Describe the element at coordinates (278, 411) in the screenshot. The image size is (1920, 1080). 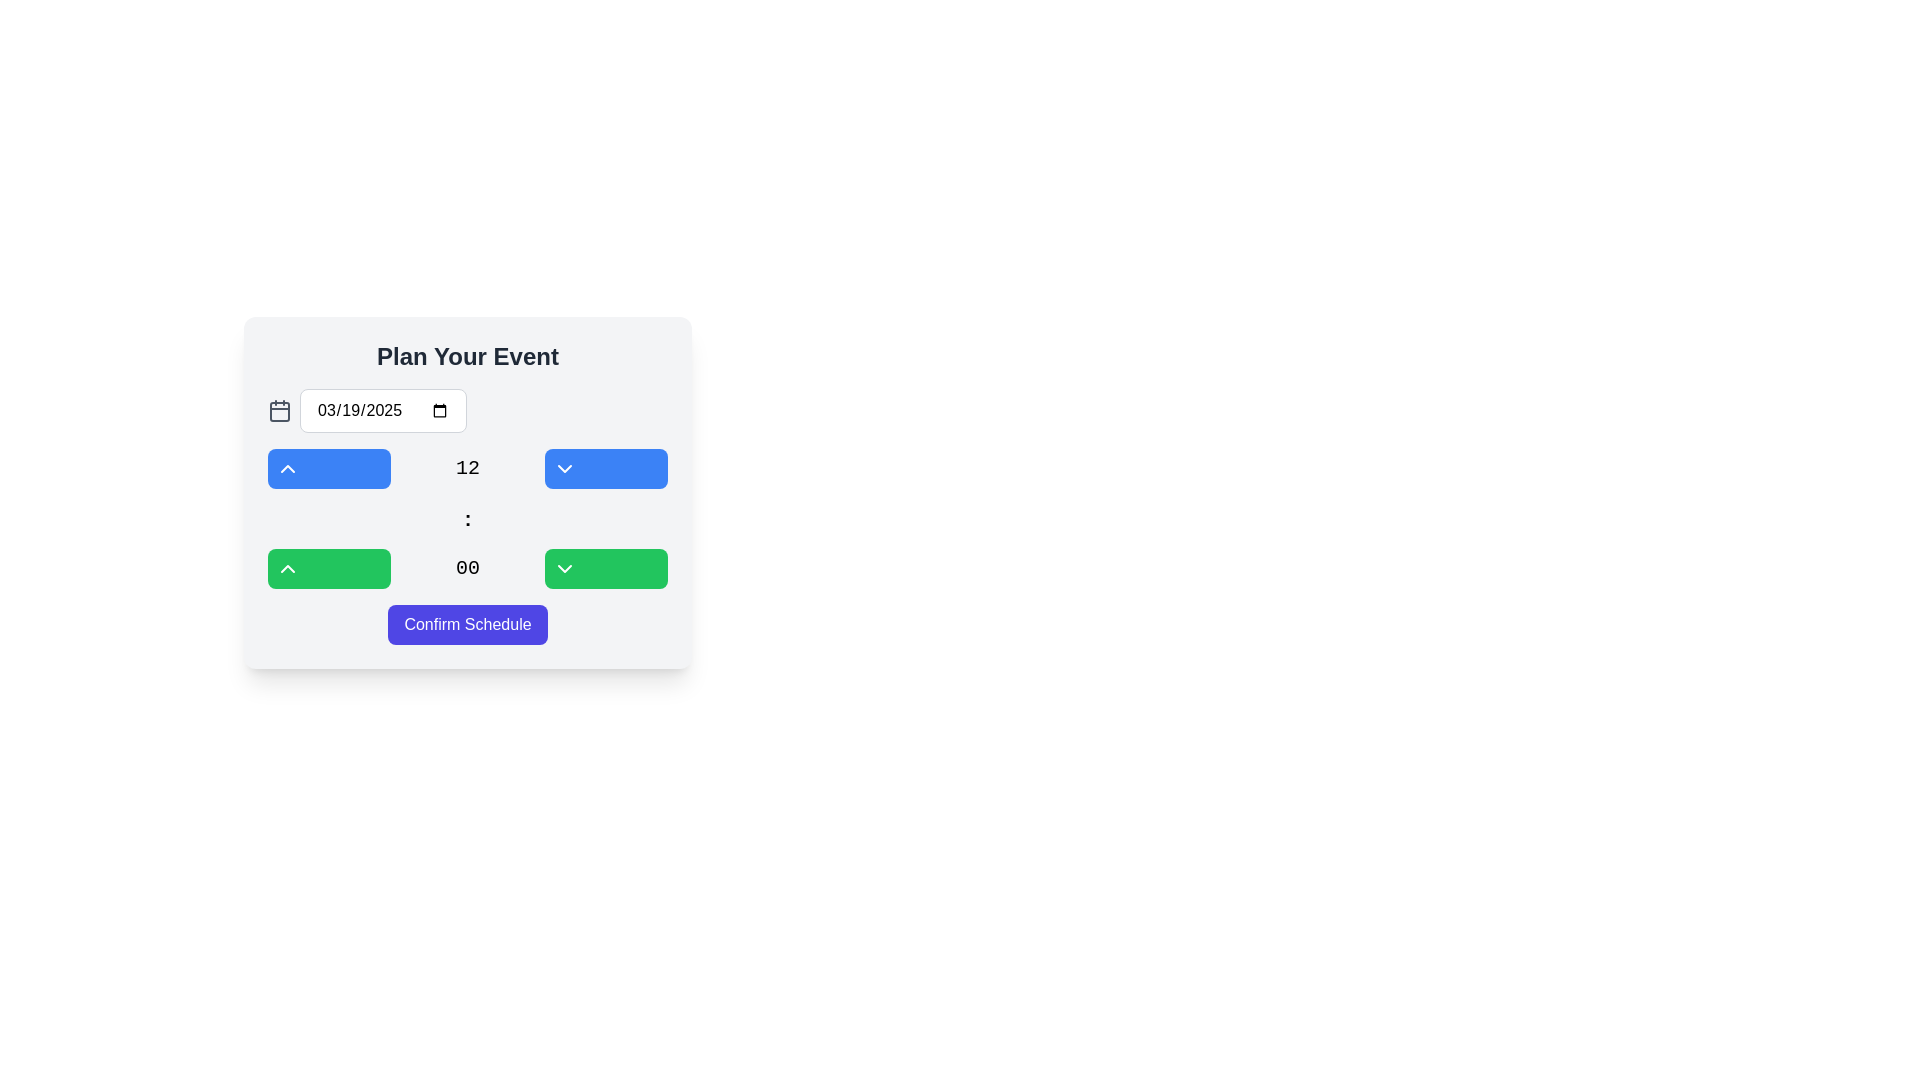
I see `the body of the calendar icon, which is represented as an SVG rectangle and is centrally positioned within the calendar square, located to the left of the date input field` at that location.